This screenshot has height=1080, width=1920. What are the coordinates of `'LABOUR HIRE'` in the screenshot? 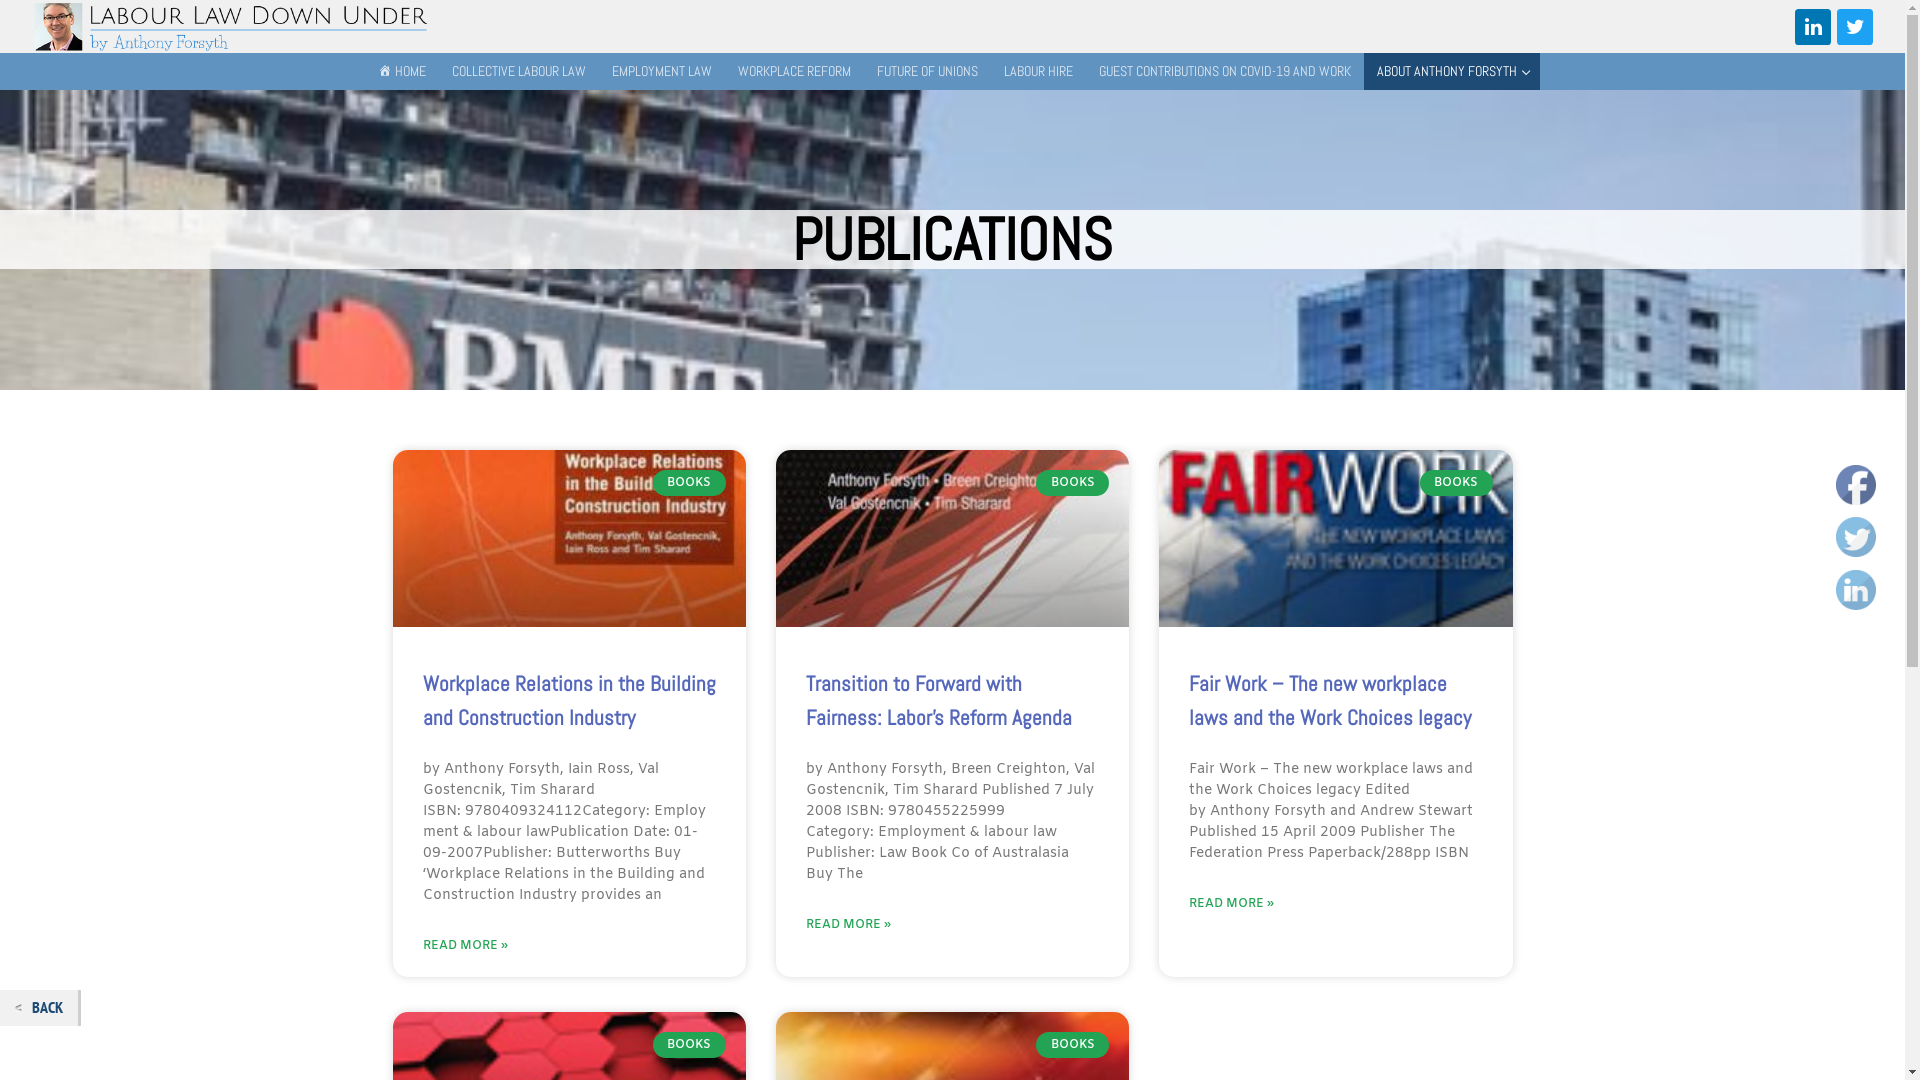 It's located at (1038, 71).